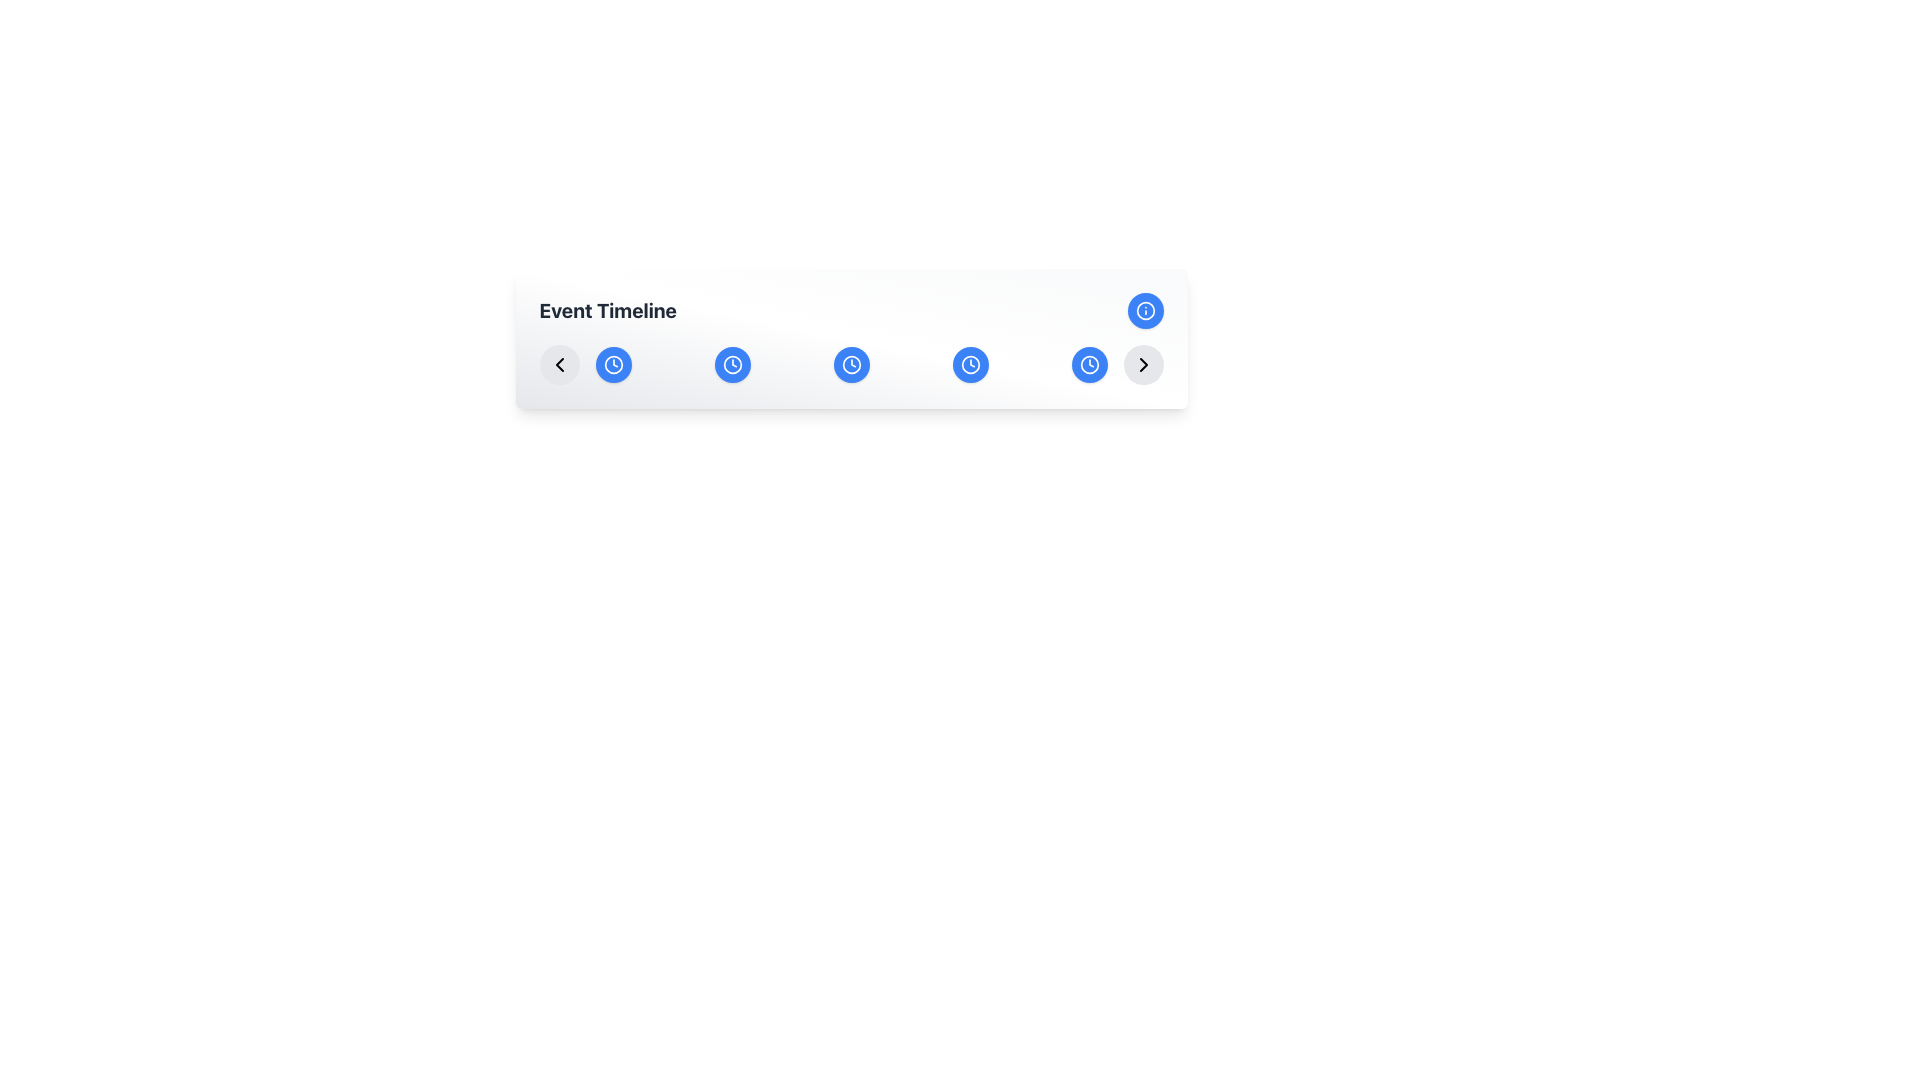  What do you see at coordinates (731, 365) in the screenshot?
I see `the second circular icon from the left in the timeline, located slightly to the right of 'Event Timeline', to interpret its meaning` at bounding box center [731, 365].